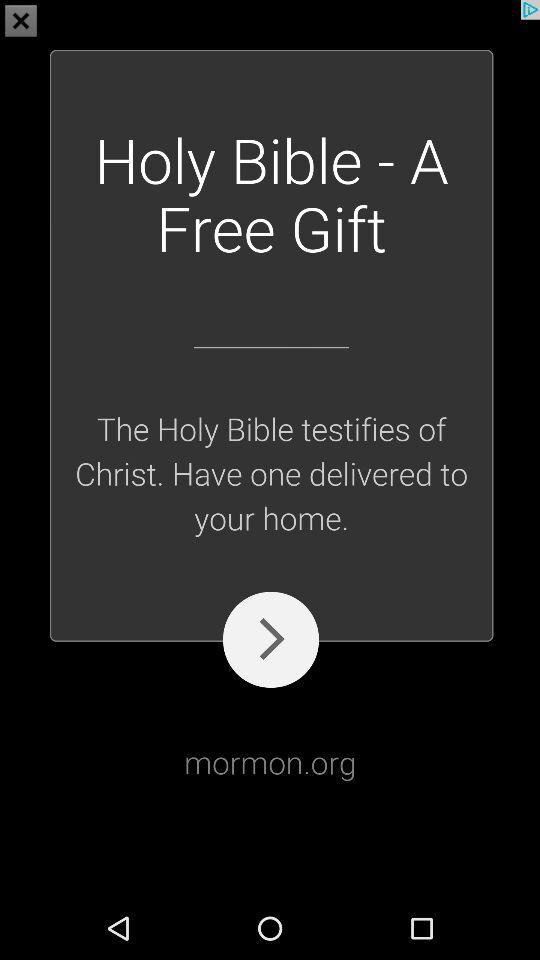  Describe the element at coordinates (20, 21) in the screenshot. I see `the close icon` at that location.